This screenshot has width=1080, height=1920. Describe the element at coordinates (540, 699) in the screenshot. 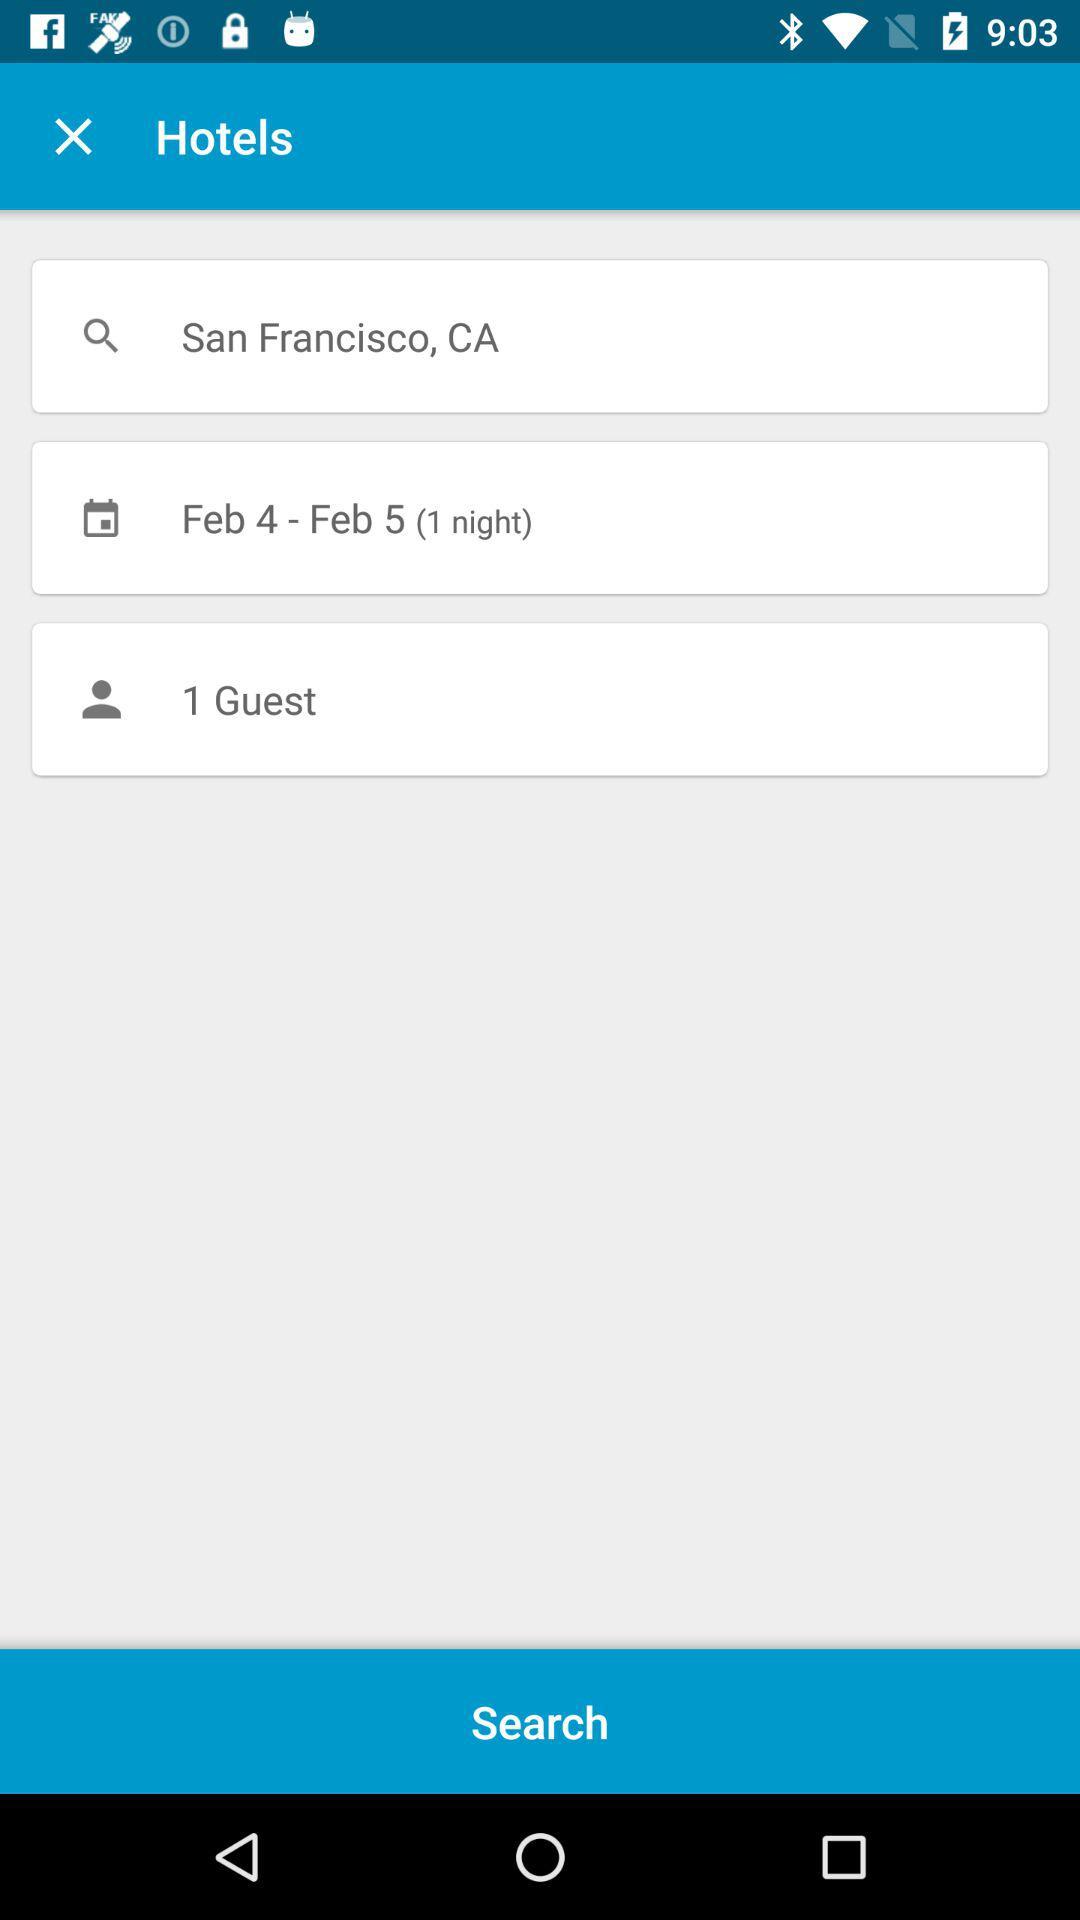

I see `1 guest icon` at that location.